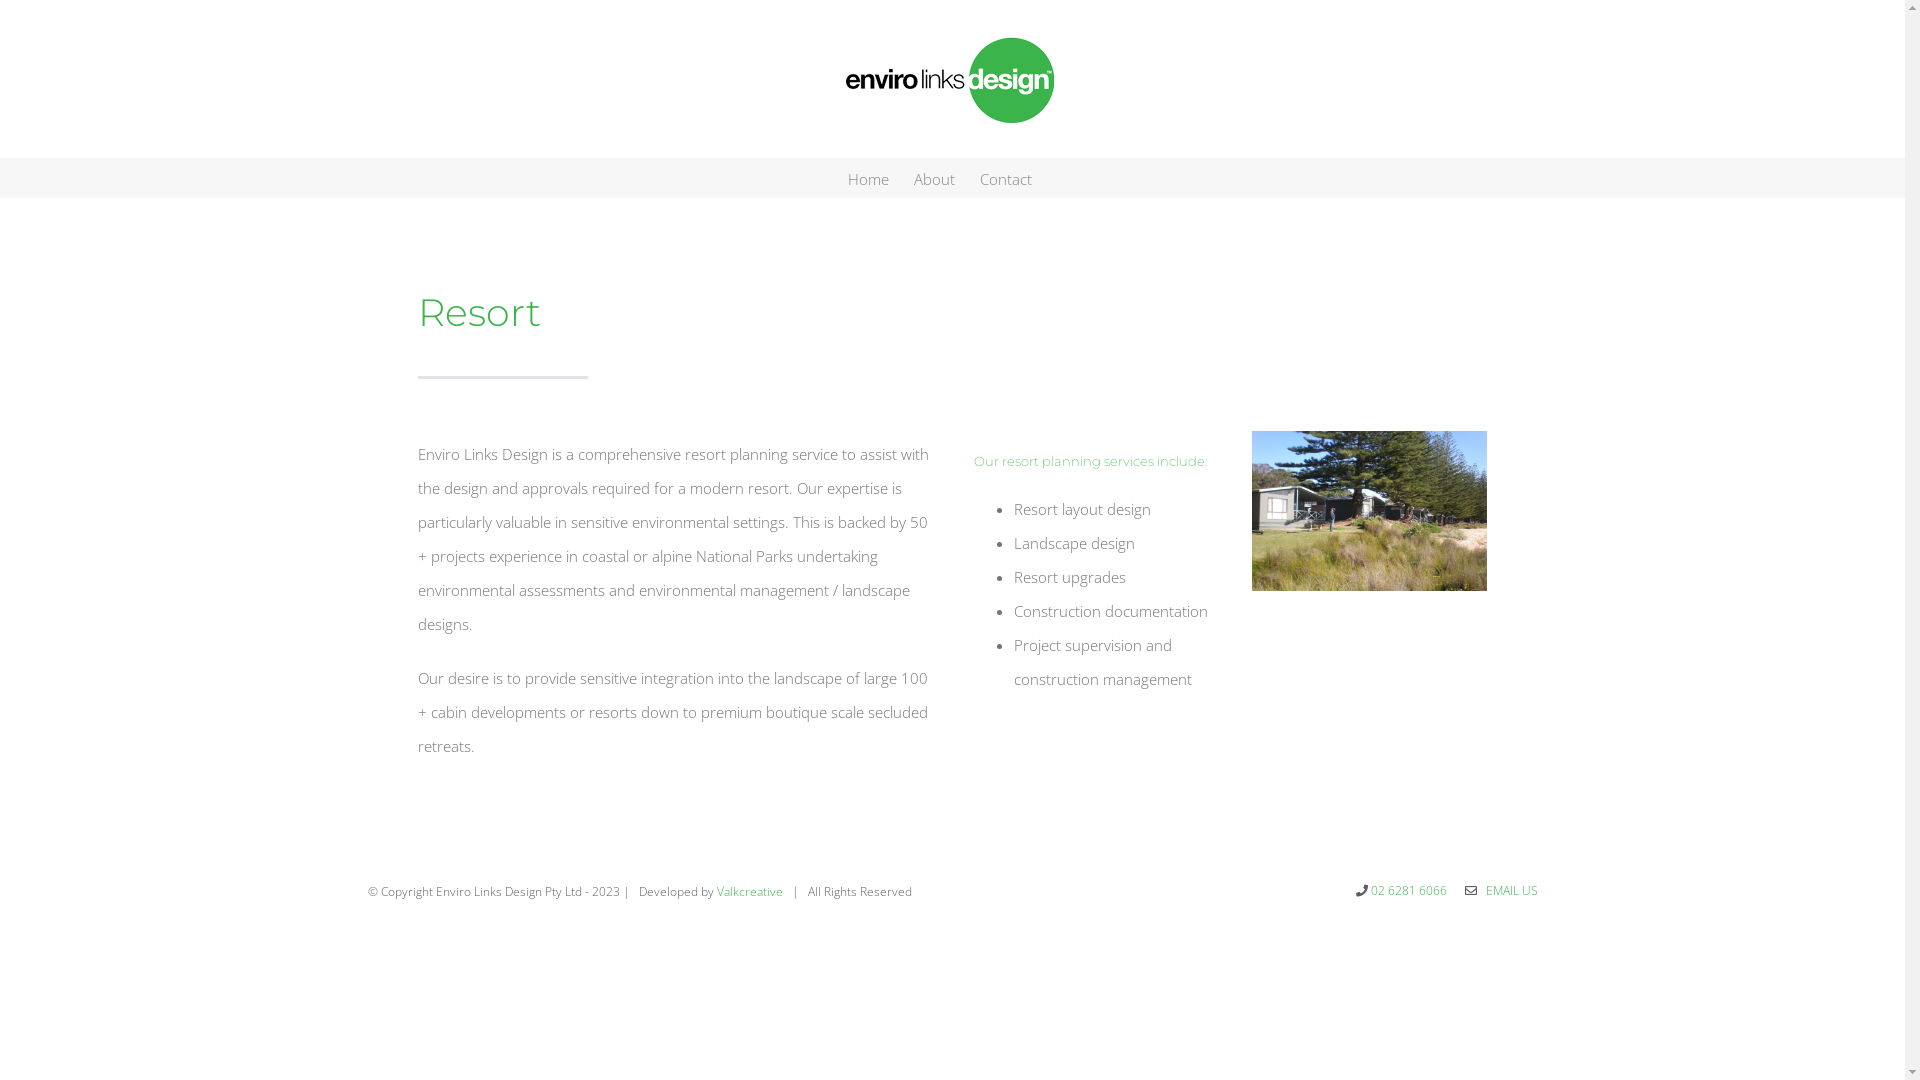 The height and width of the screenshot is (1080, 1920). I want to click on '  EMAIL US', so click(1479, 889).